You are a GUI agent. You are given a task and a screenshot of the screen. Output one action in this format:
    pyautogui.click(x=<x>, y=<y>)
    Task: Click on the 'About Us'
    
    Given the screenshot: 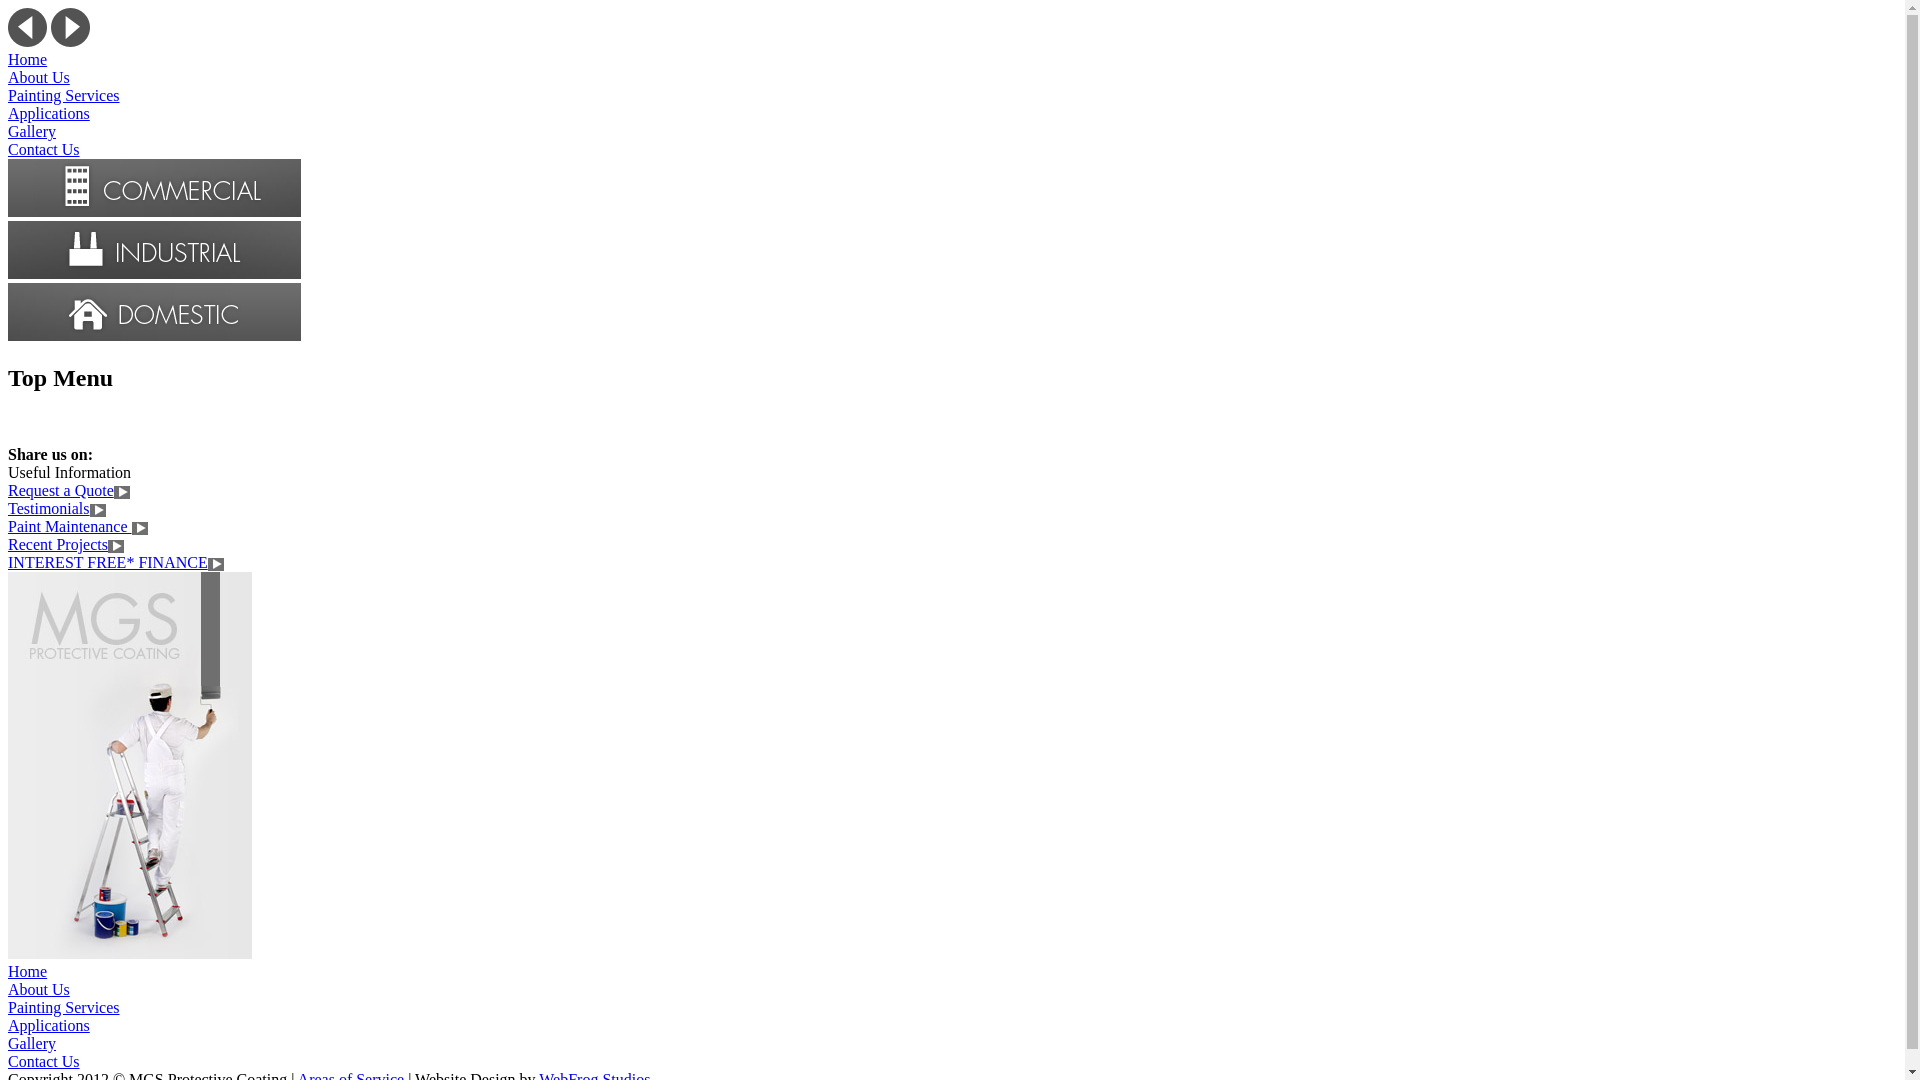 What is the action you would take?
    pyautogui.click(x=38, y=988)
    